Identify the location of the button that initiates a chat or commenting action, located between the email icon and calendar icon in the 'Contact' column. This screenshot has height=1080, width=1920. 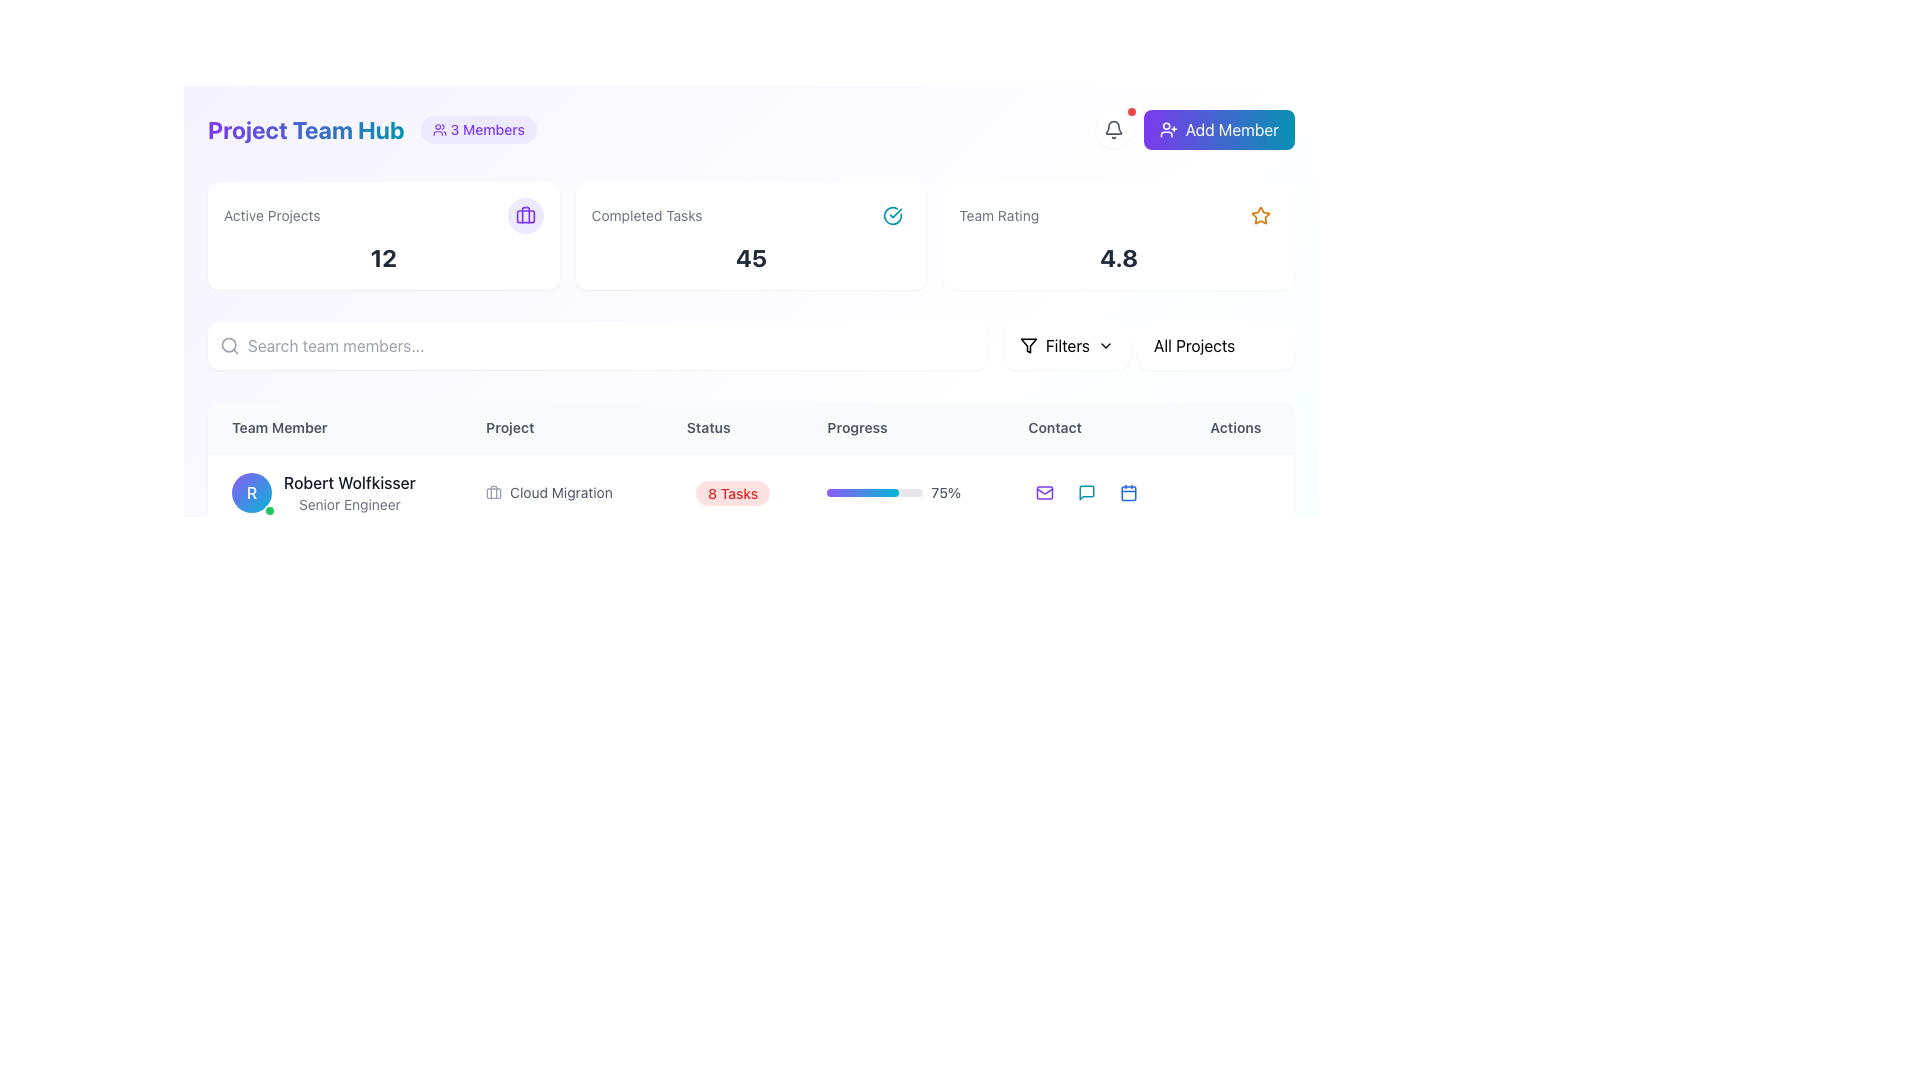
(1086, 493).